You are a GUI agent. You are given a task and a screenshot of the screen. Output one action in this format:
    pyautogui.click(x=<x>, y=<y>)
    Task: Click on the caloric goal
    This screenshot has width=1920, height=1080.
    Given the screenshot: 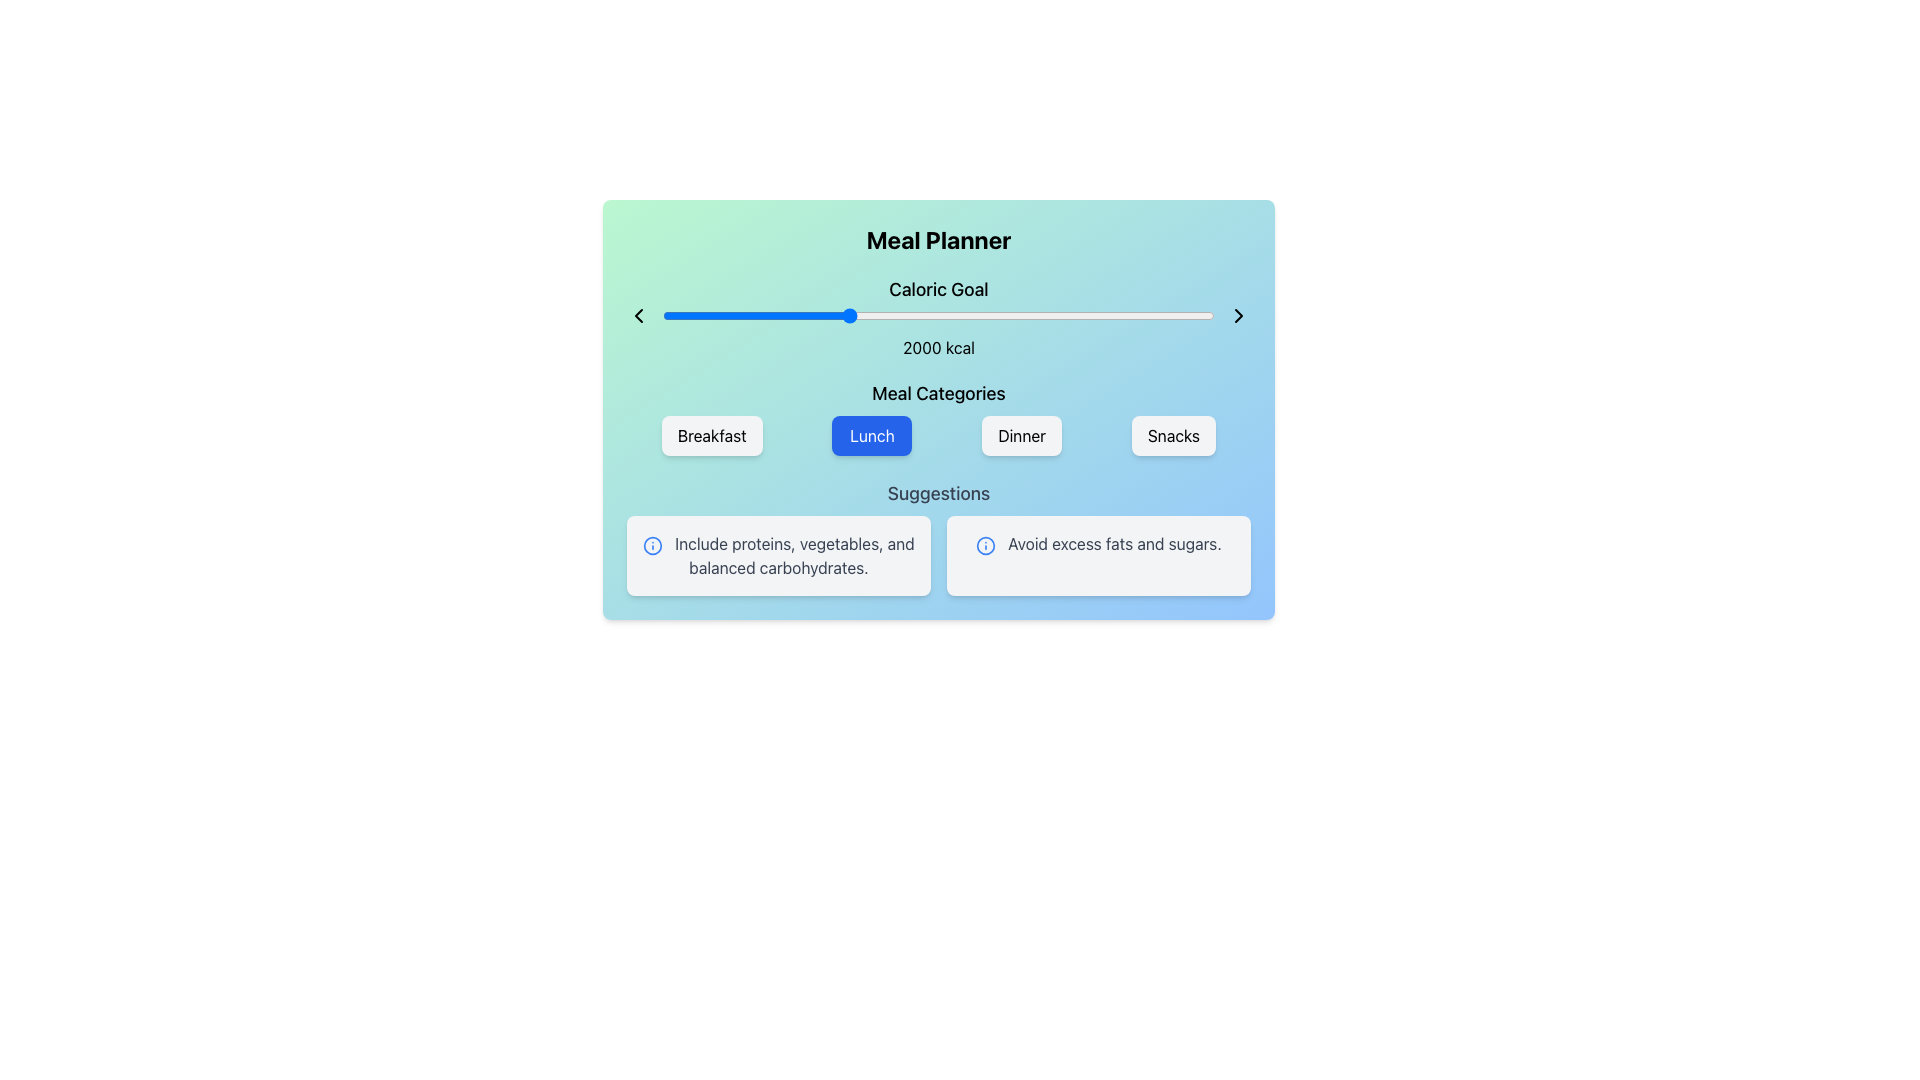 What is the action you would take?
    pyautogui.click(x=673, y=315)
    